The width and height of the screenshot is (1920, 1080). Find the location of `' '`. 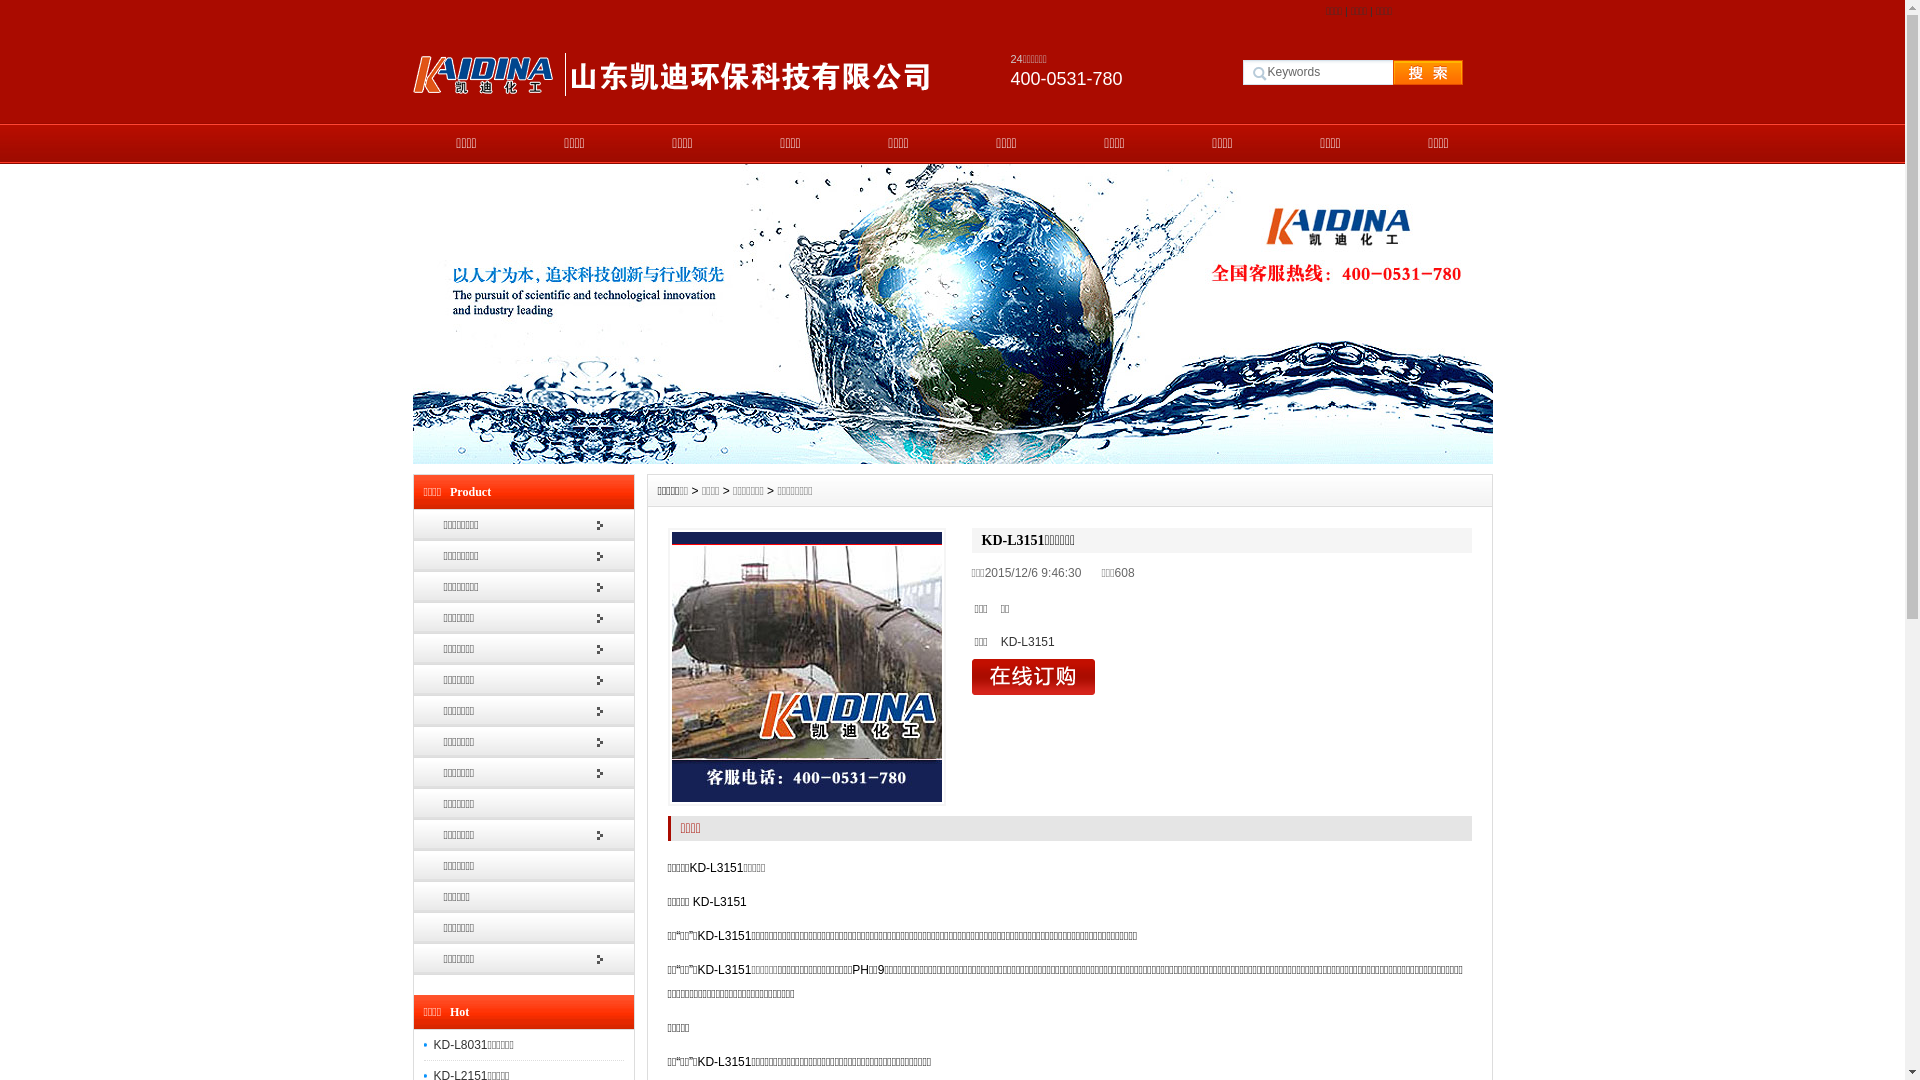

' ' is located at coordinates (1408, 71).